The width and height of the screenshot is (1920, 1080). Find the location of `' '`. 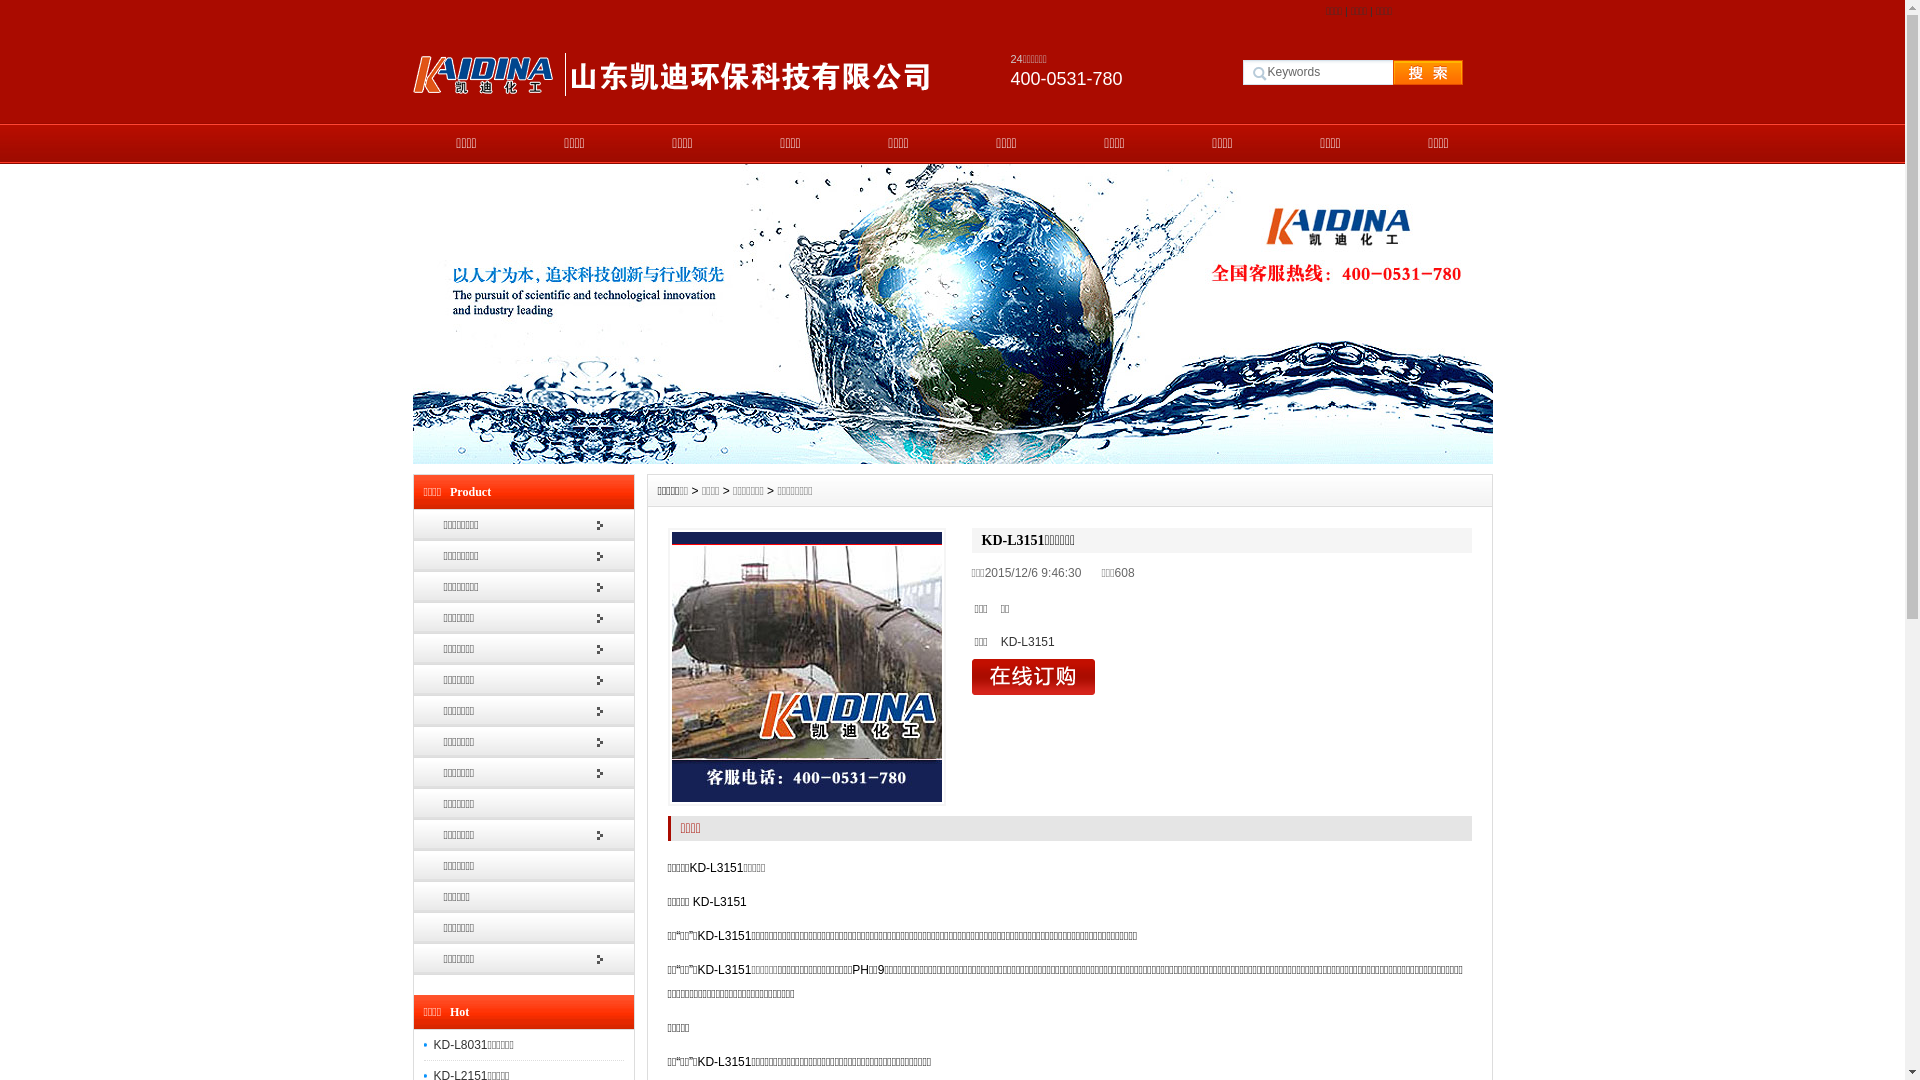

' ' is located at coordinates (1408, 71).